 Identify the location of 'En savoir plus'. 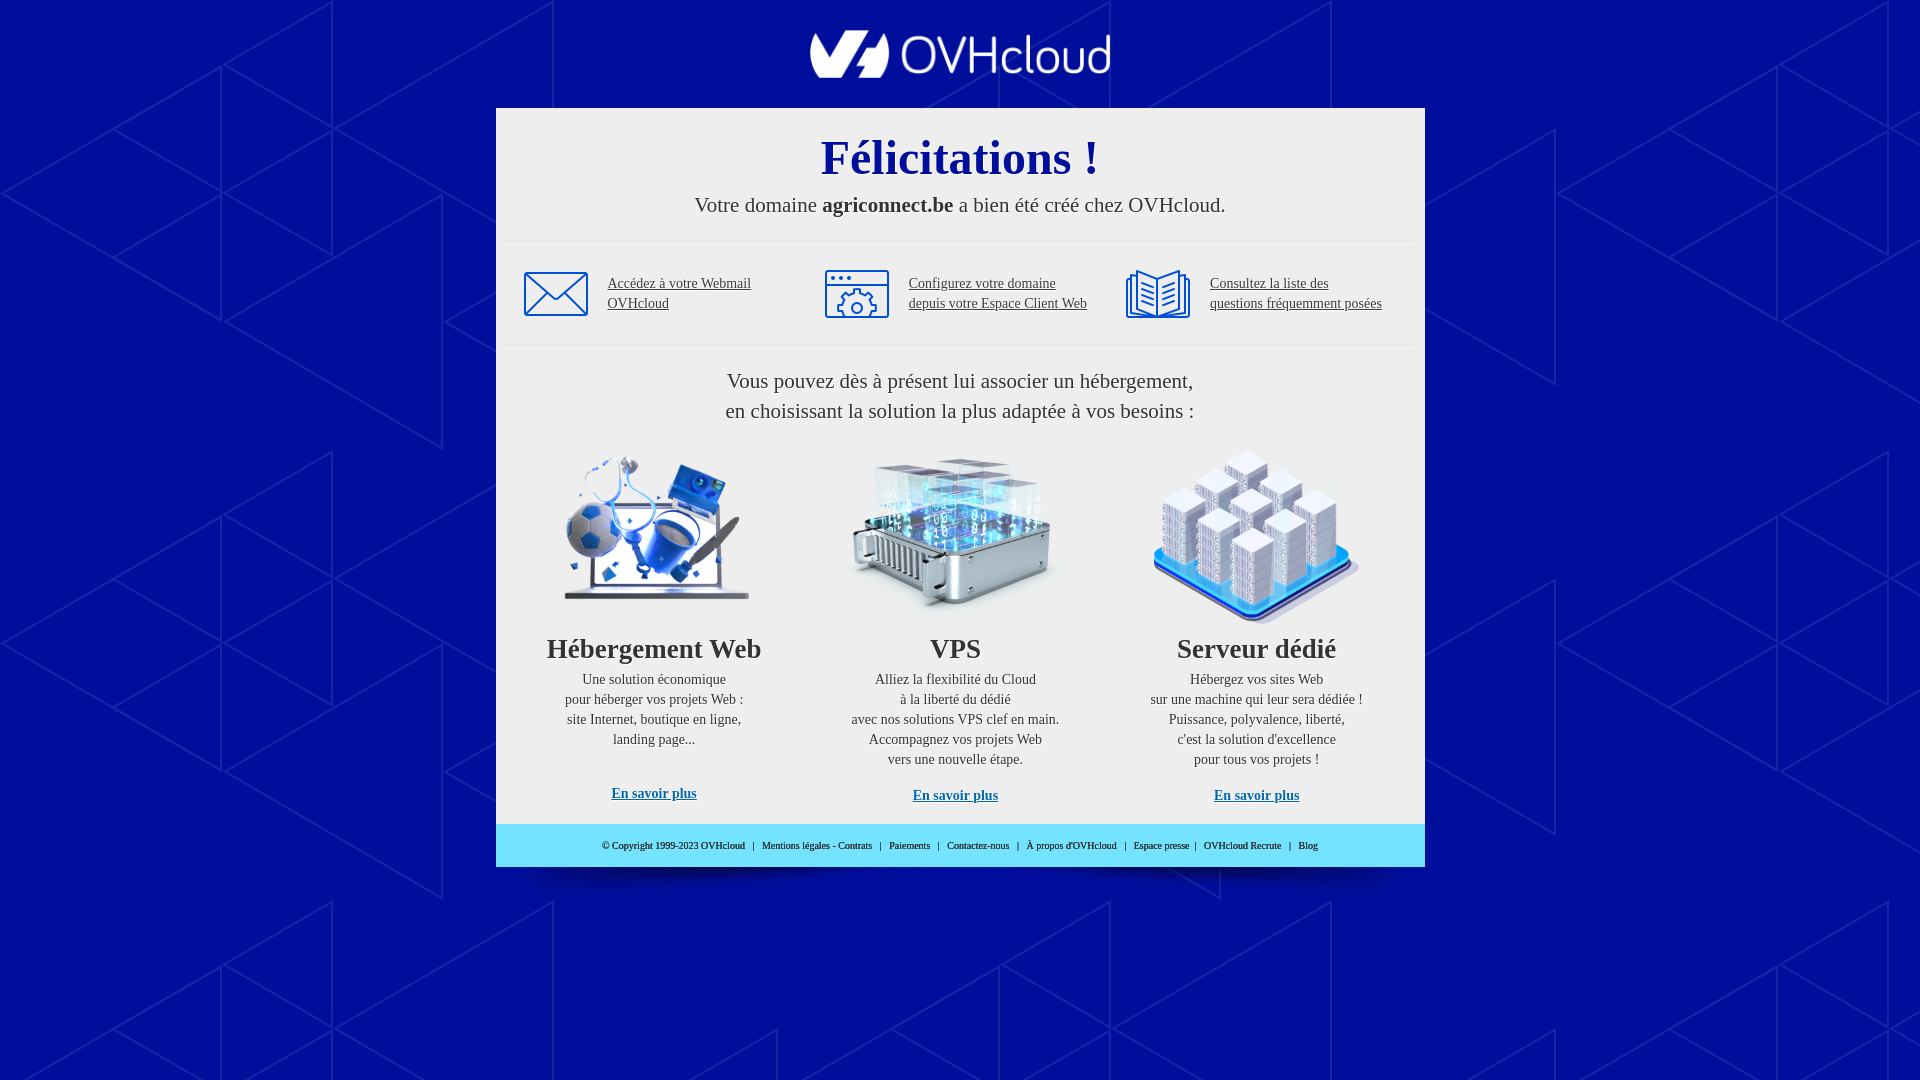
(954, 794).